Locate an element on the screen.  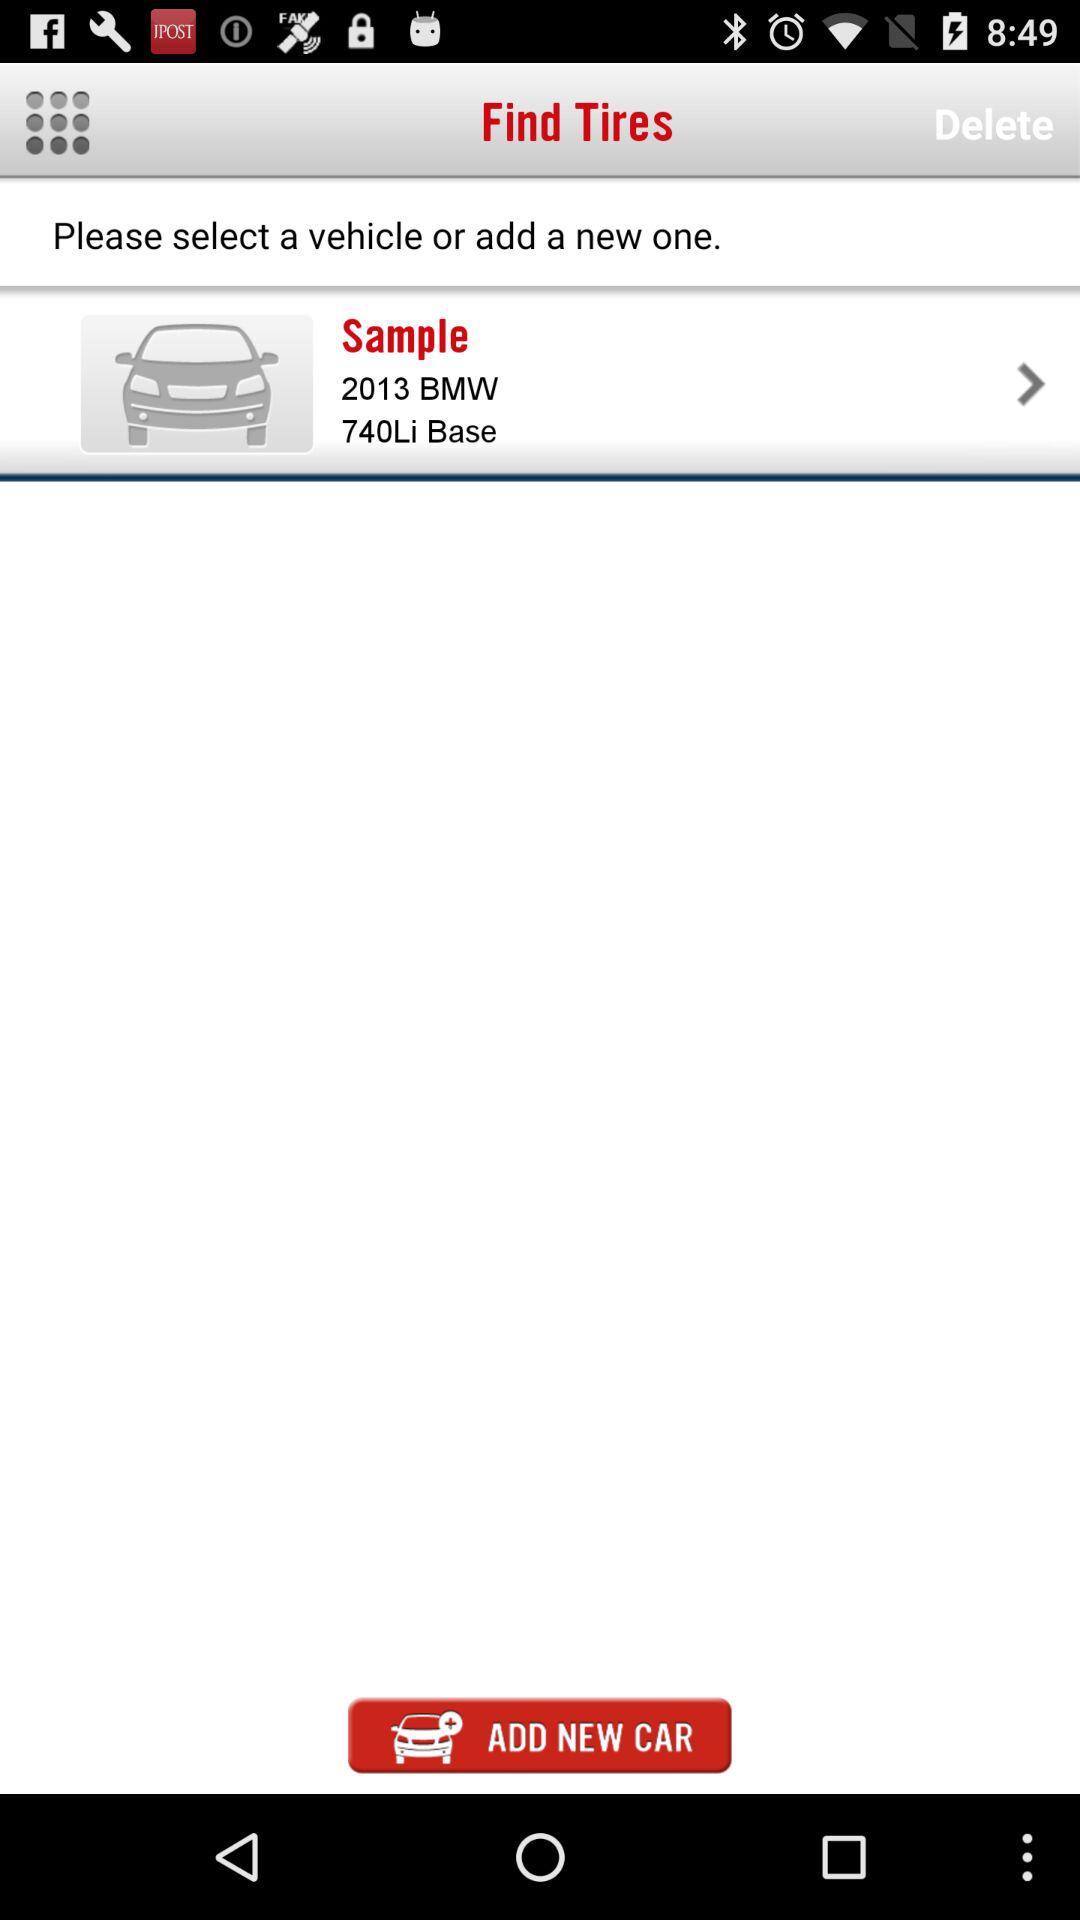
the icon above the sample item is located at coordinates (993, 122).